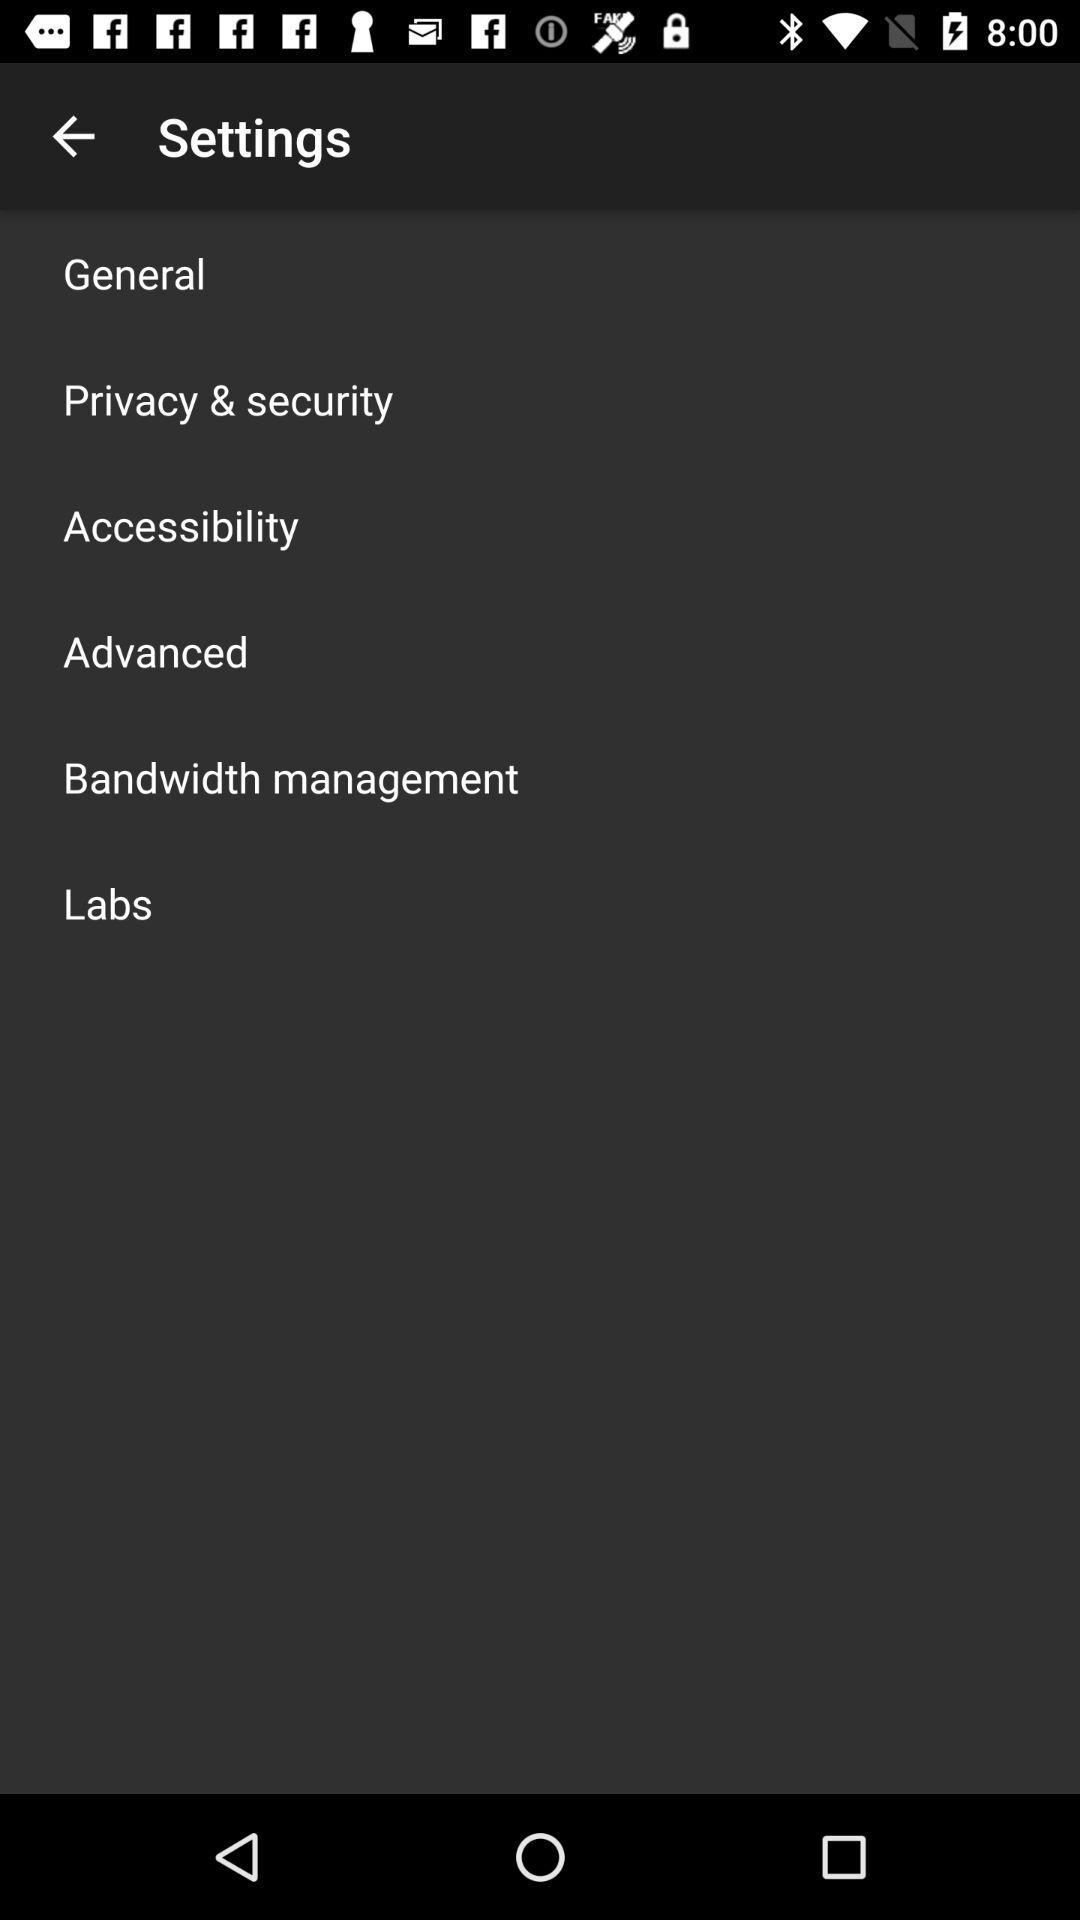  What do you see at coordinates (108, 901) in the screenshot?
I see `the icon below the bandwidth management app` at bounding box center [108, 901].